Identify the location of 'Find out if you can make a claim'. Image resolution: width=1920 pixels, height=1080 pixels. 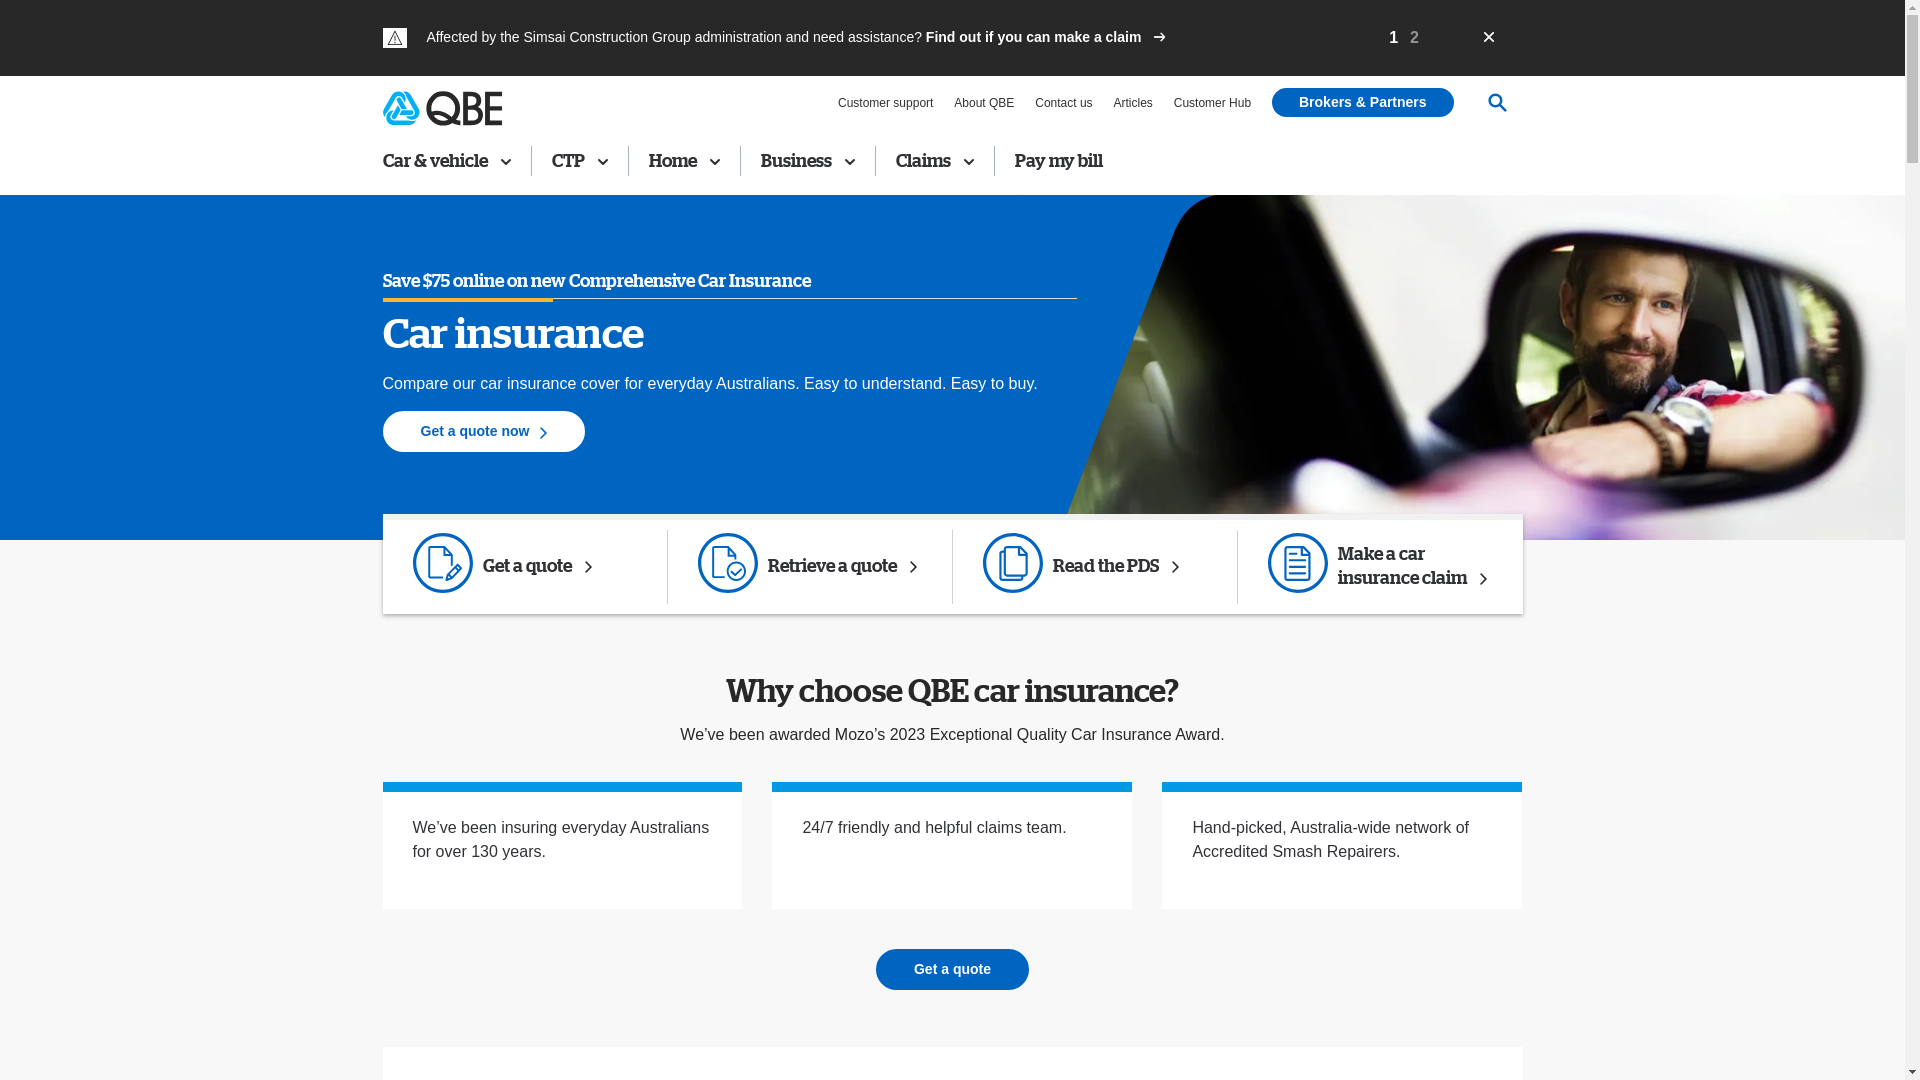
(925, 37).